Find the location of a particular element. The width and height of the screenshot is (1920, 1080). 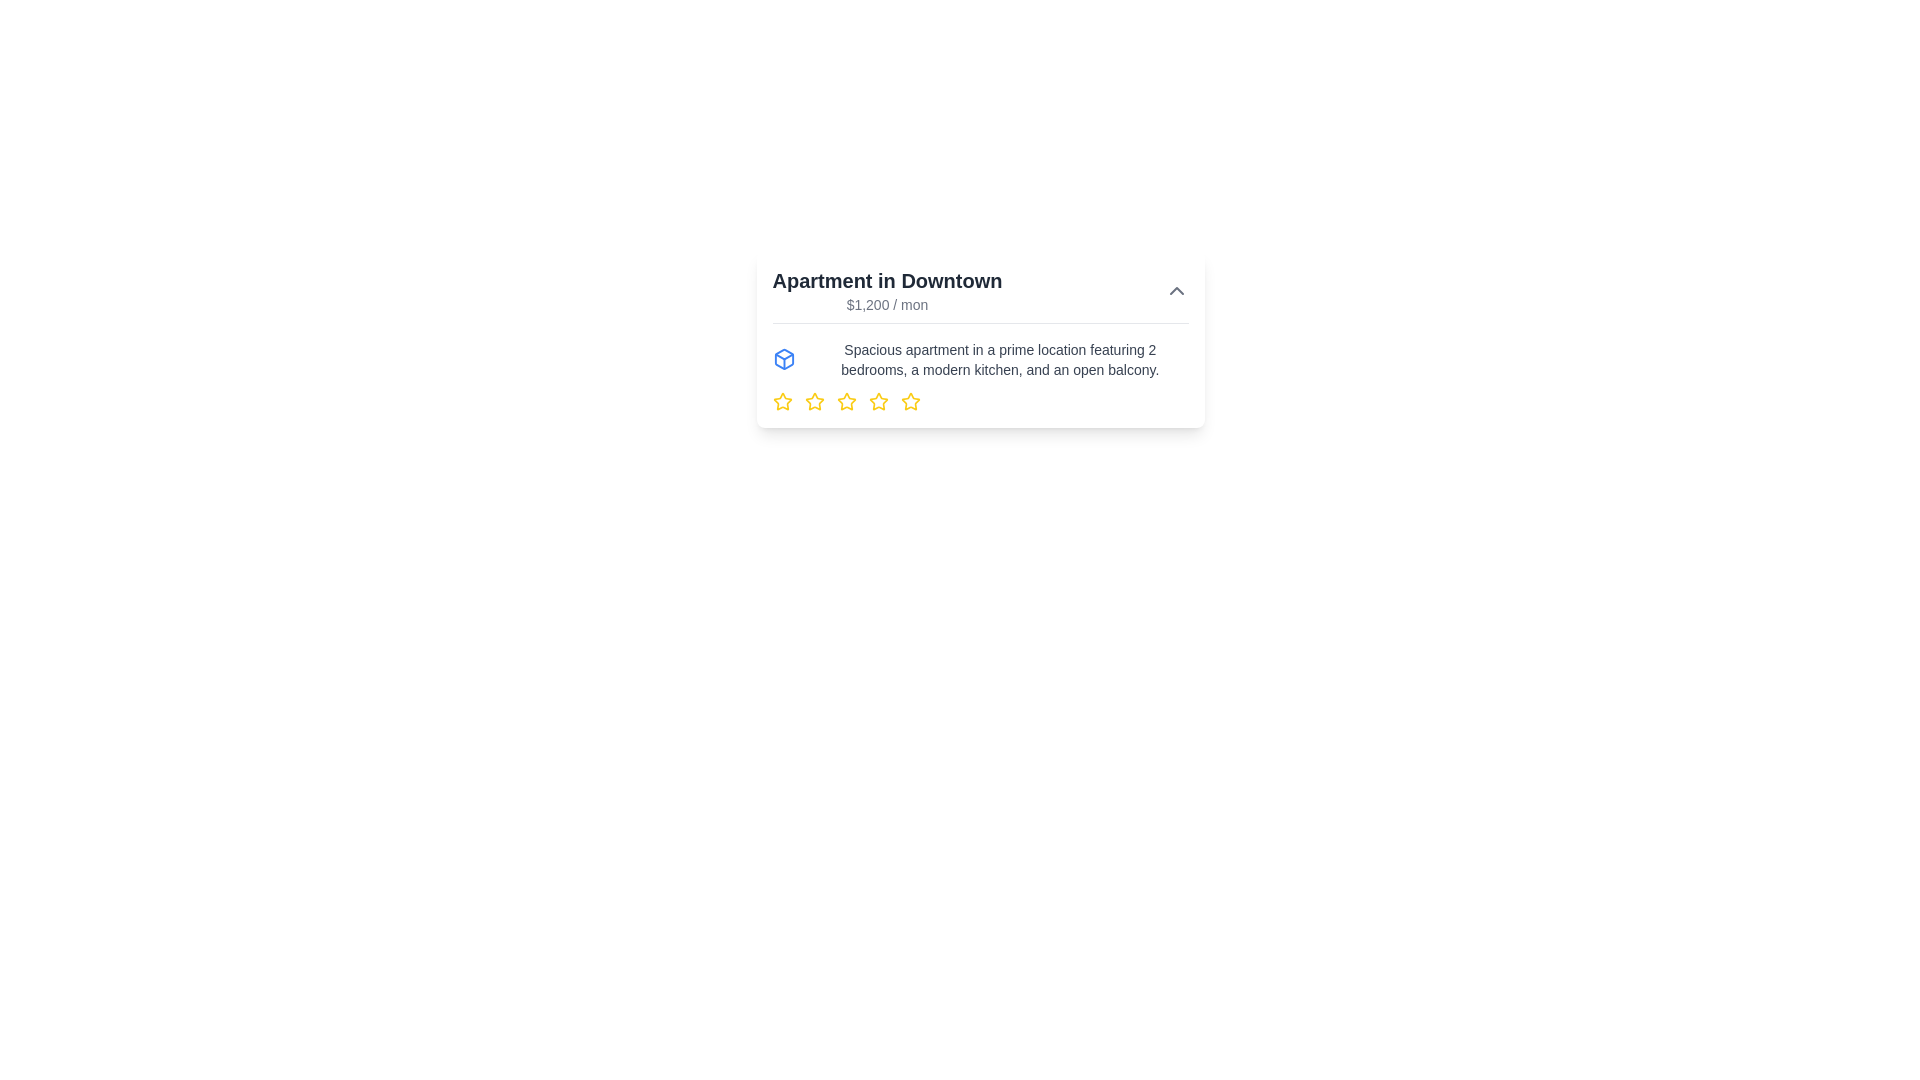

the text label 'Apartment in Downtown' is located at coordinates (886, 281).